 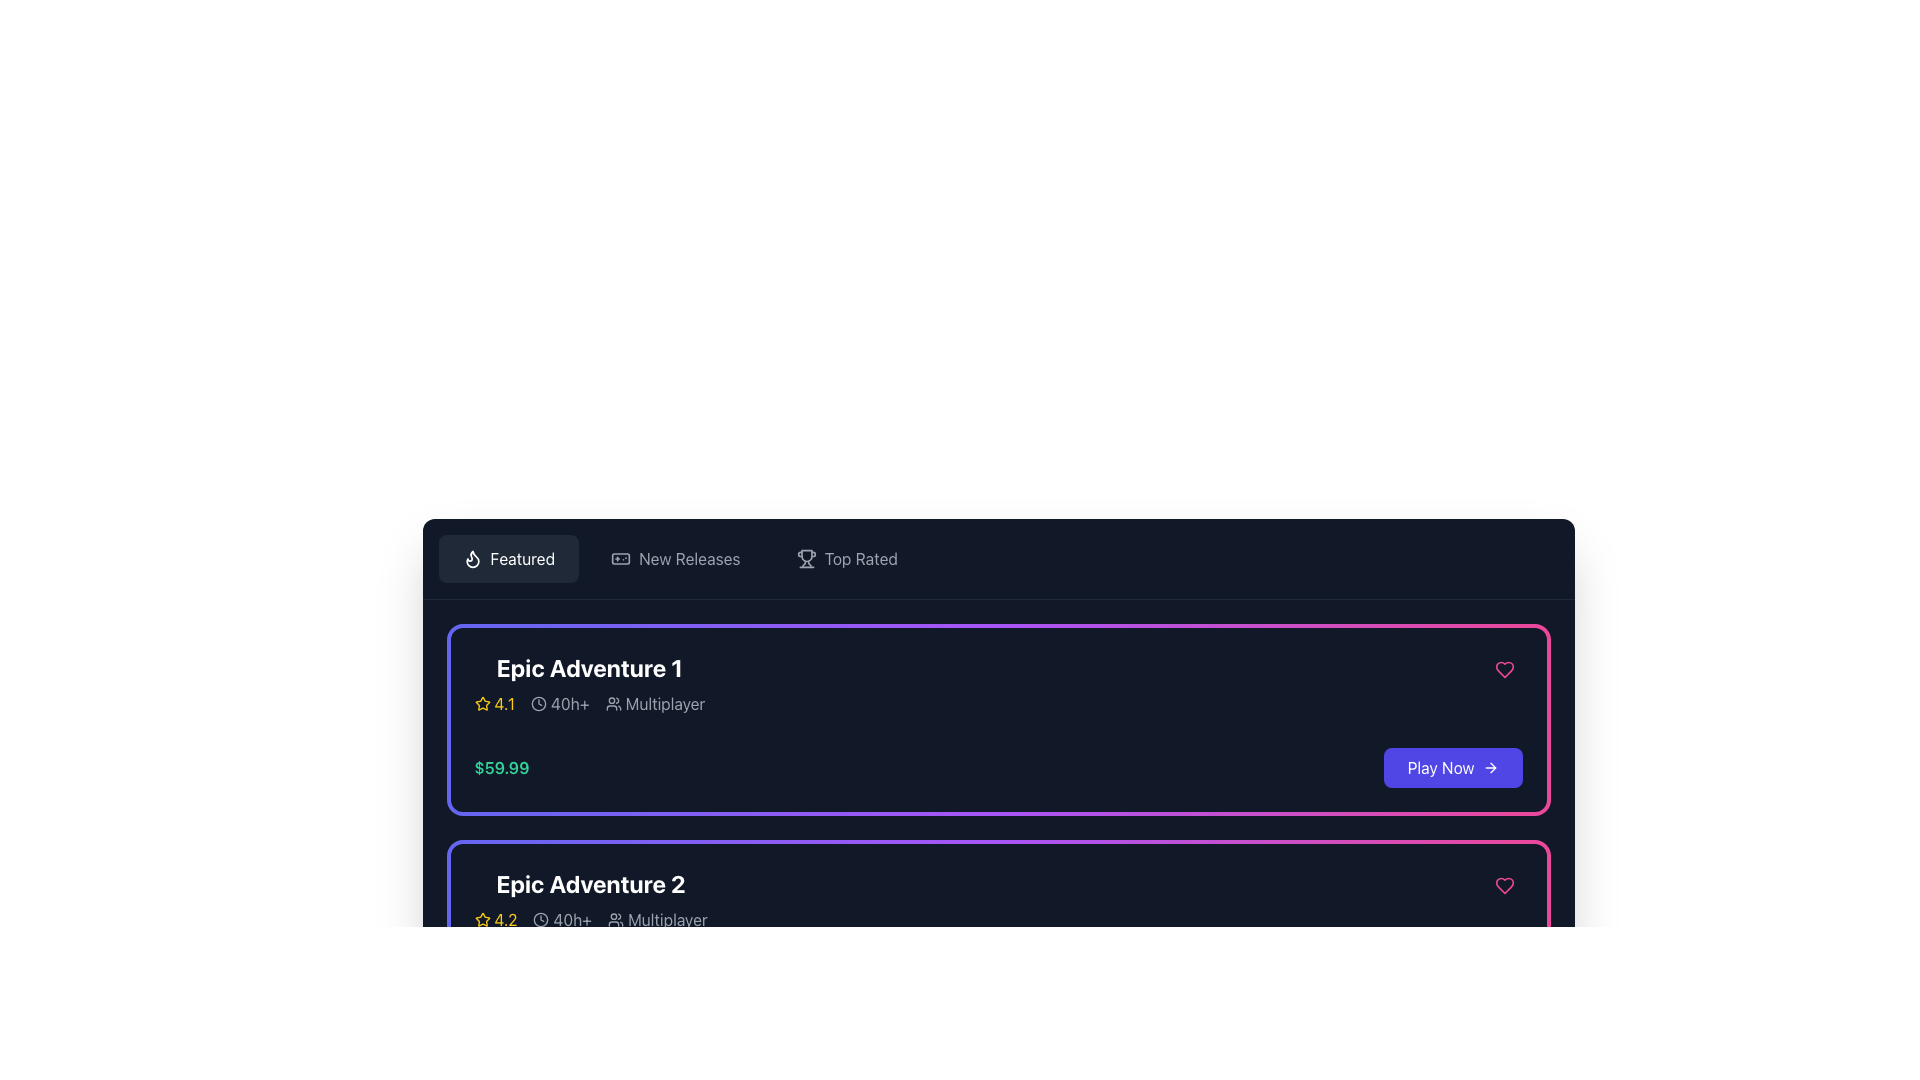 What do you see at coordinates (806, 556) in the screenshot?
I see `the 'Top Rated' icon in the header bar` at bounding box center [806, 556].